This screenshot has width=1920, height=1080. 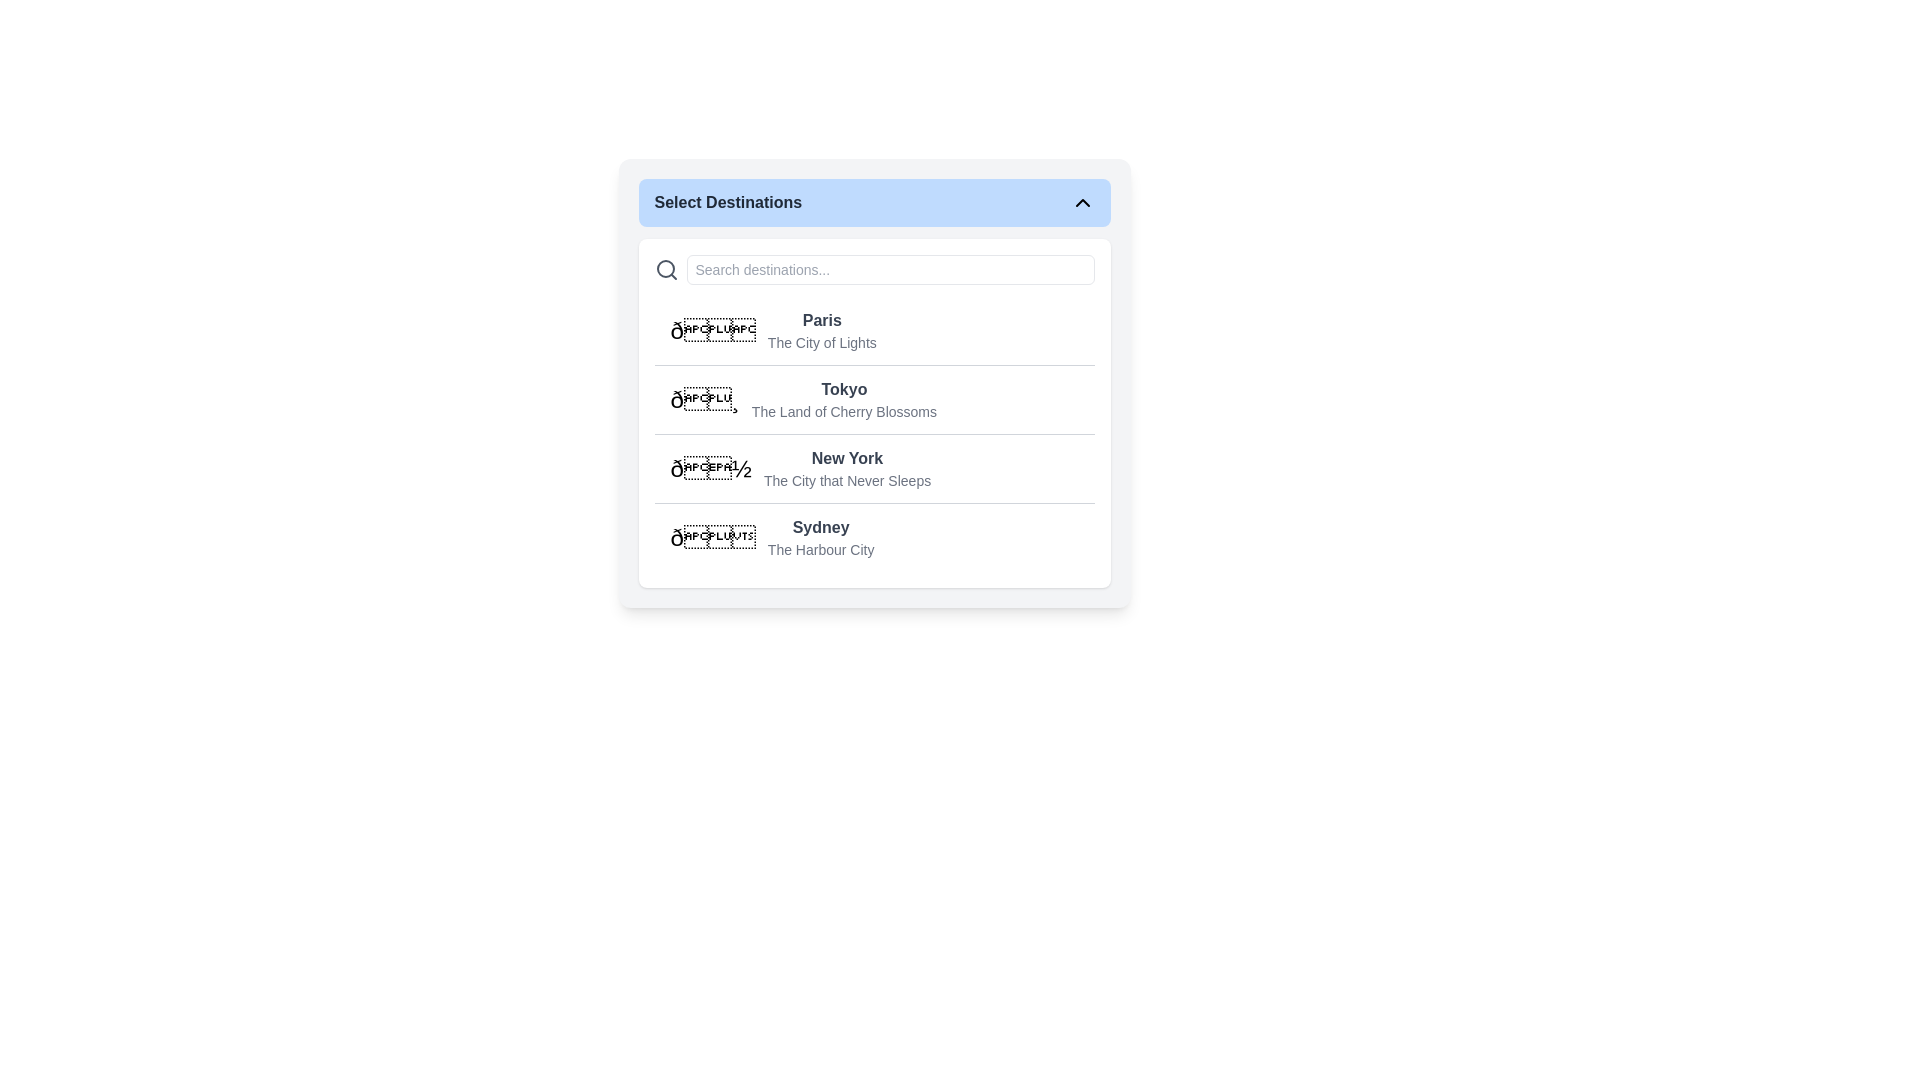 What do you see at coordinates (772, 330) in the screenshot?
I see `the first item in the list of selectable destinations titled 'Select Destinations', which represents 'Paris'` at bounding box center [772, 330].